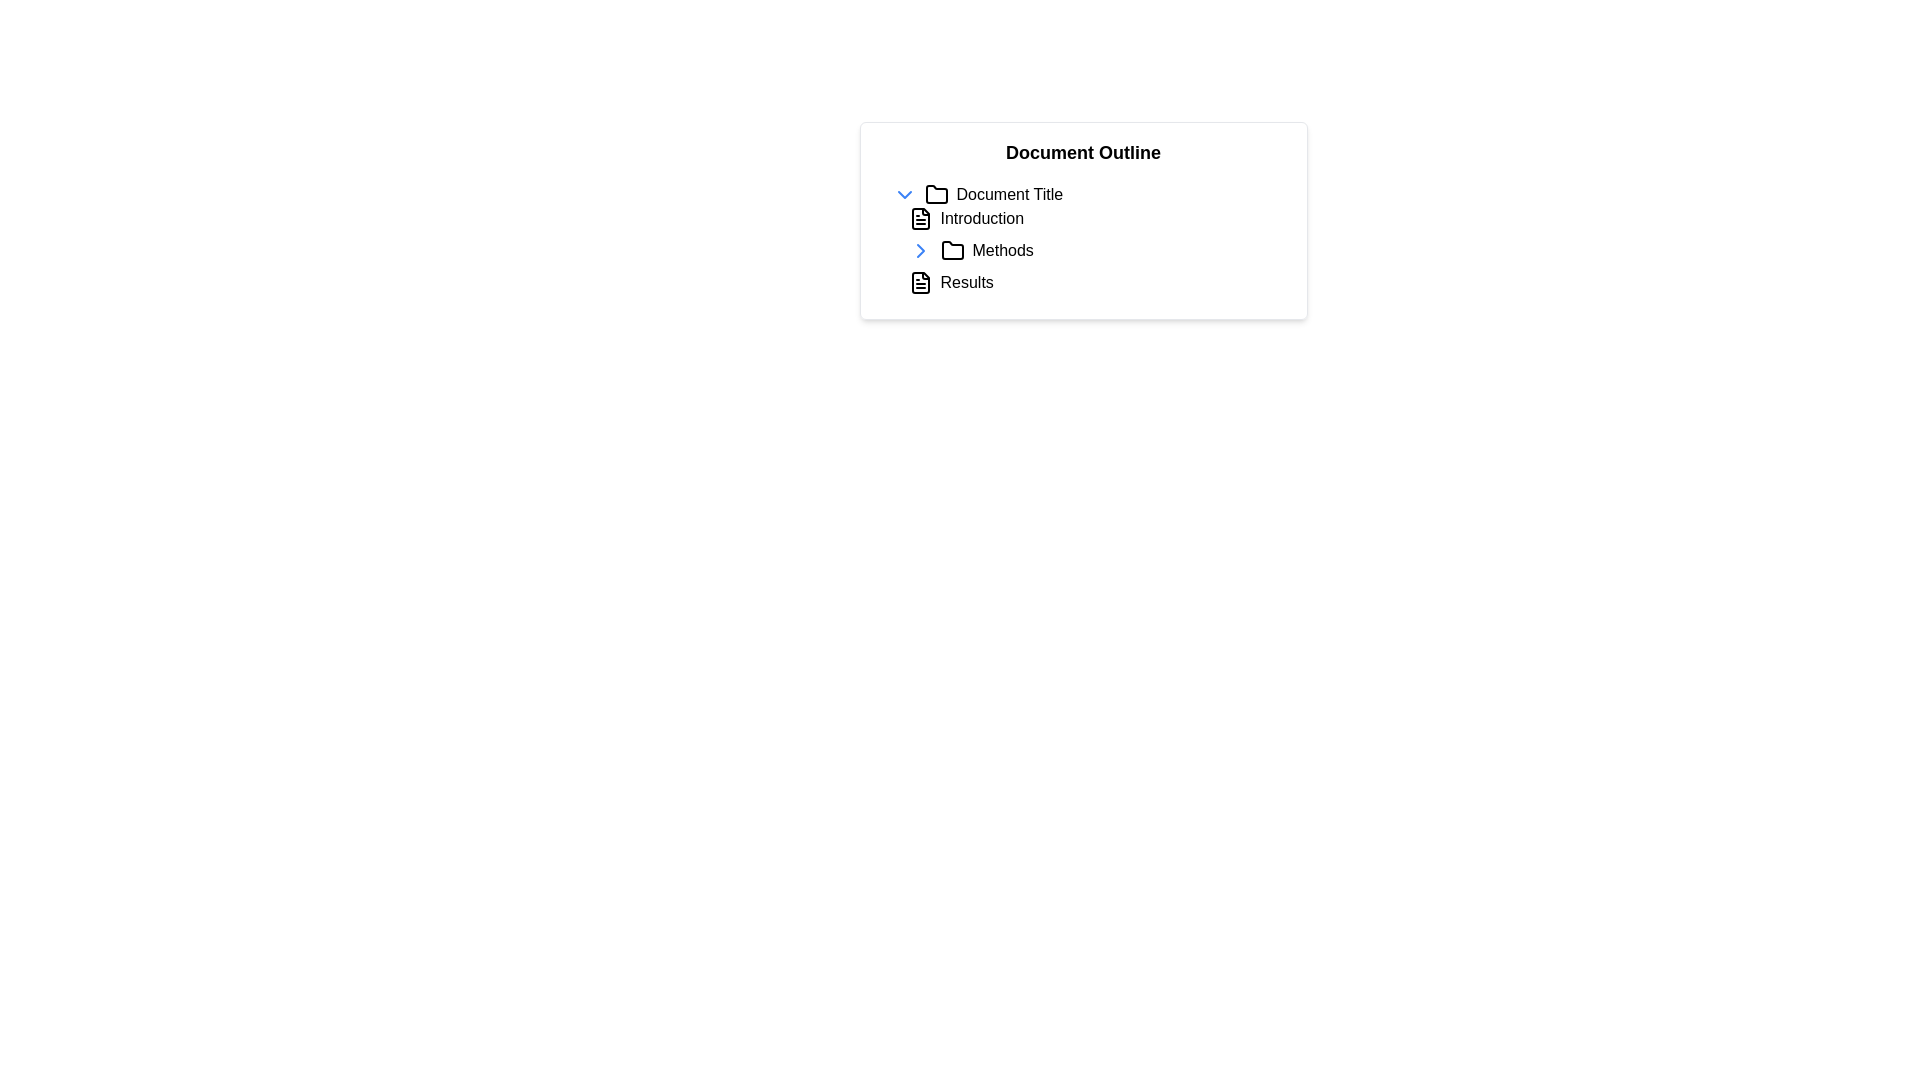 The height and width of the screenshot is (1080, 1920). What do you see at coordinates (919, 249) in the screenshot?
I see `the rightward-facing chevron symbol located in the 'Methods' section, which signifies navigation or expansion` at bounding box center [919, 249].